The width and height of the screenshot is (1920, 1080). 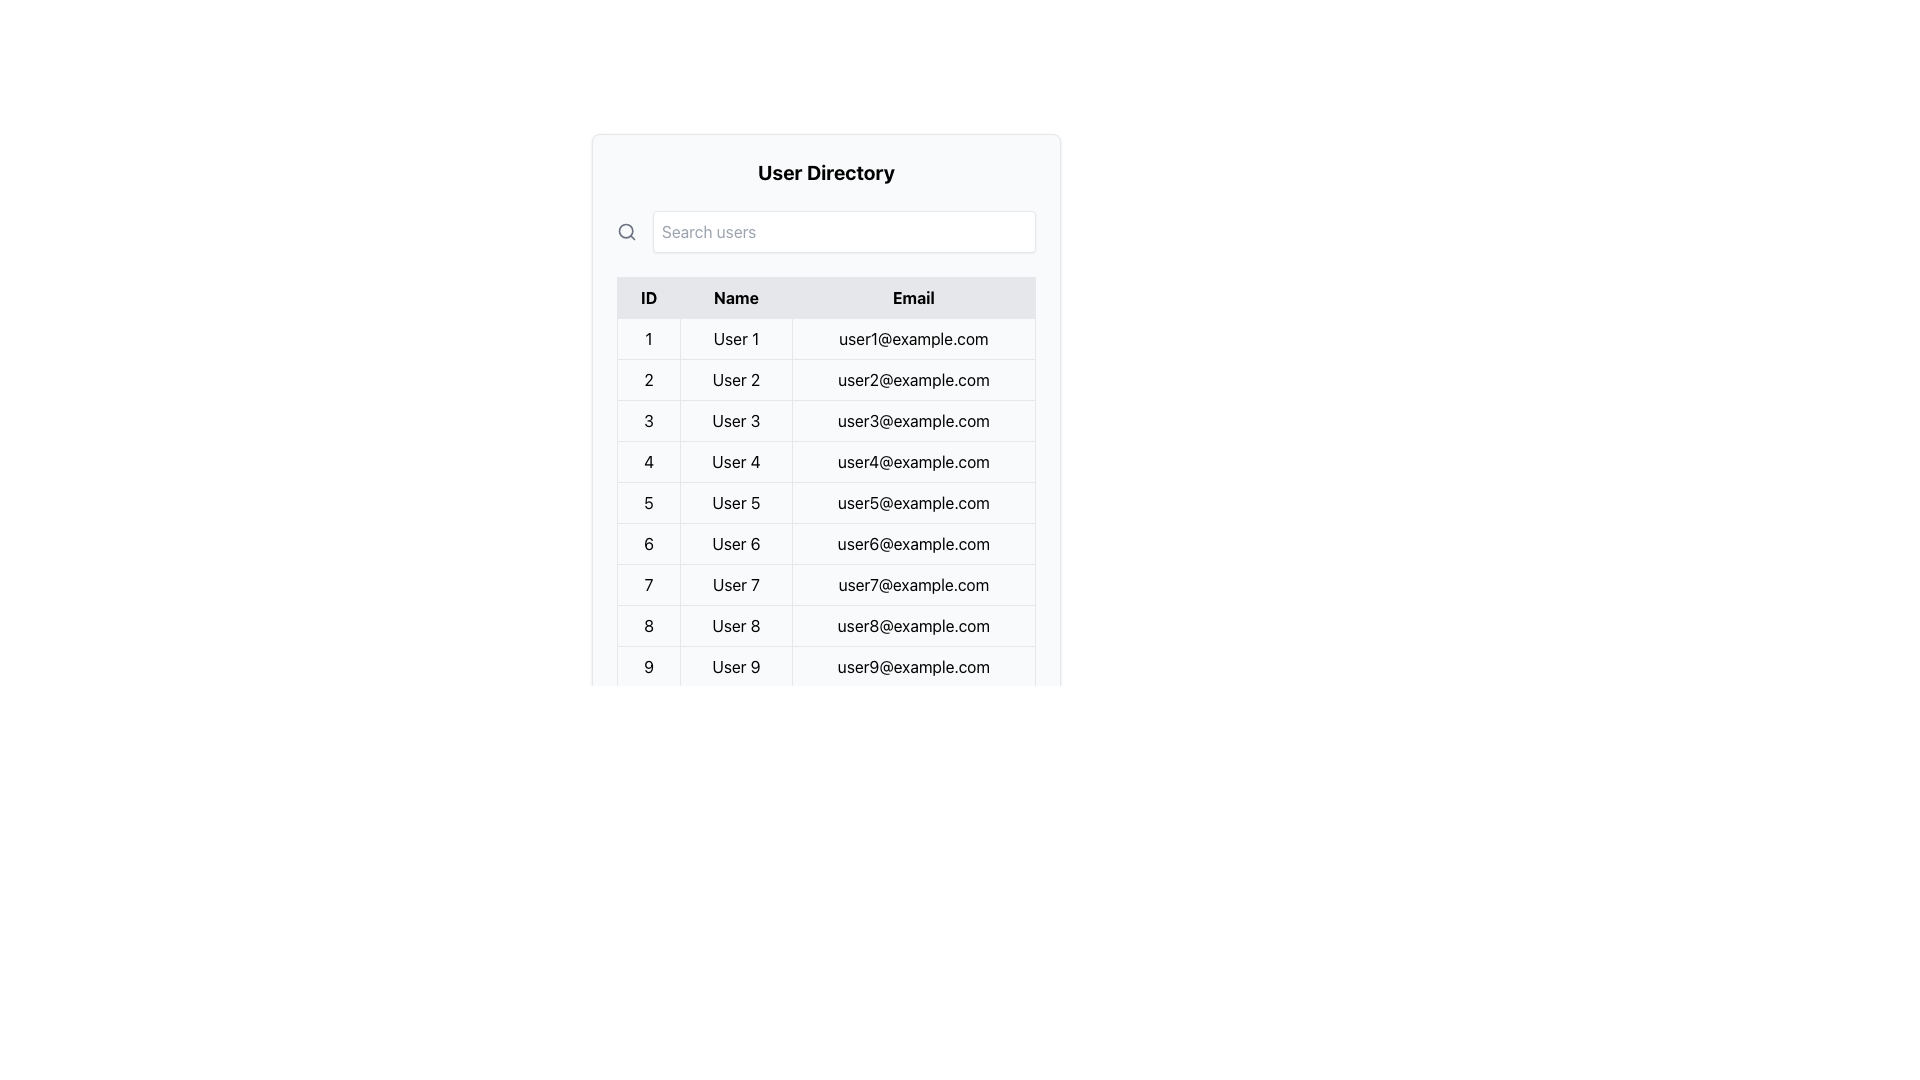 I want to click on the email address 'user5@example.com', so click(x=826, y=501).